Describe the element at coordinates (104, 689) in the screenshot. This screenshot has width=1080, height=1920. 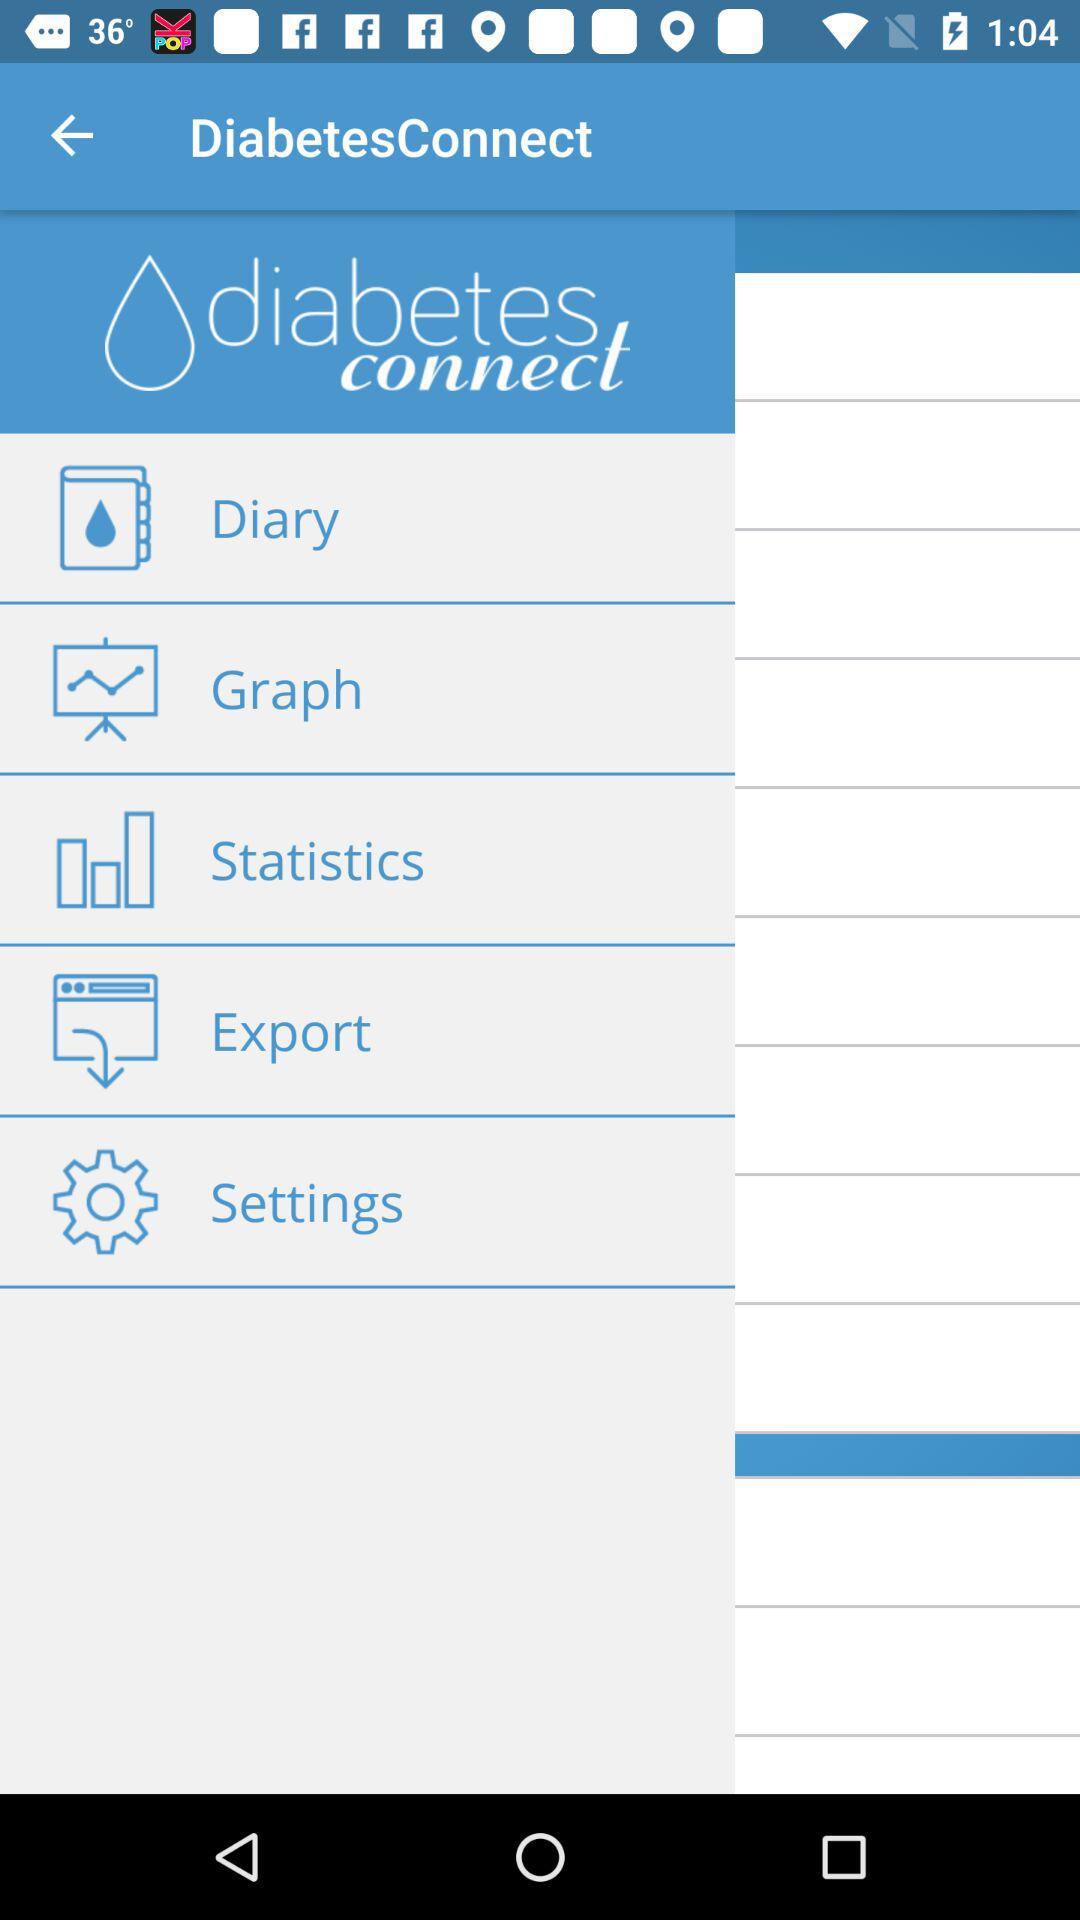
I see `the icon on the left side of graph` at that location.